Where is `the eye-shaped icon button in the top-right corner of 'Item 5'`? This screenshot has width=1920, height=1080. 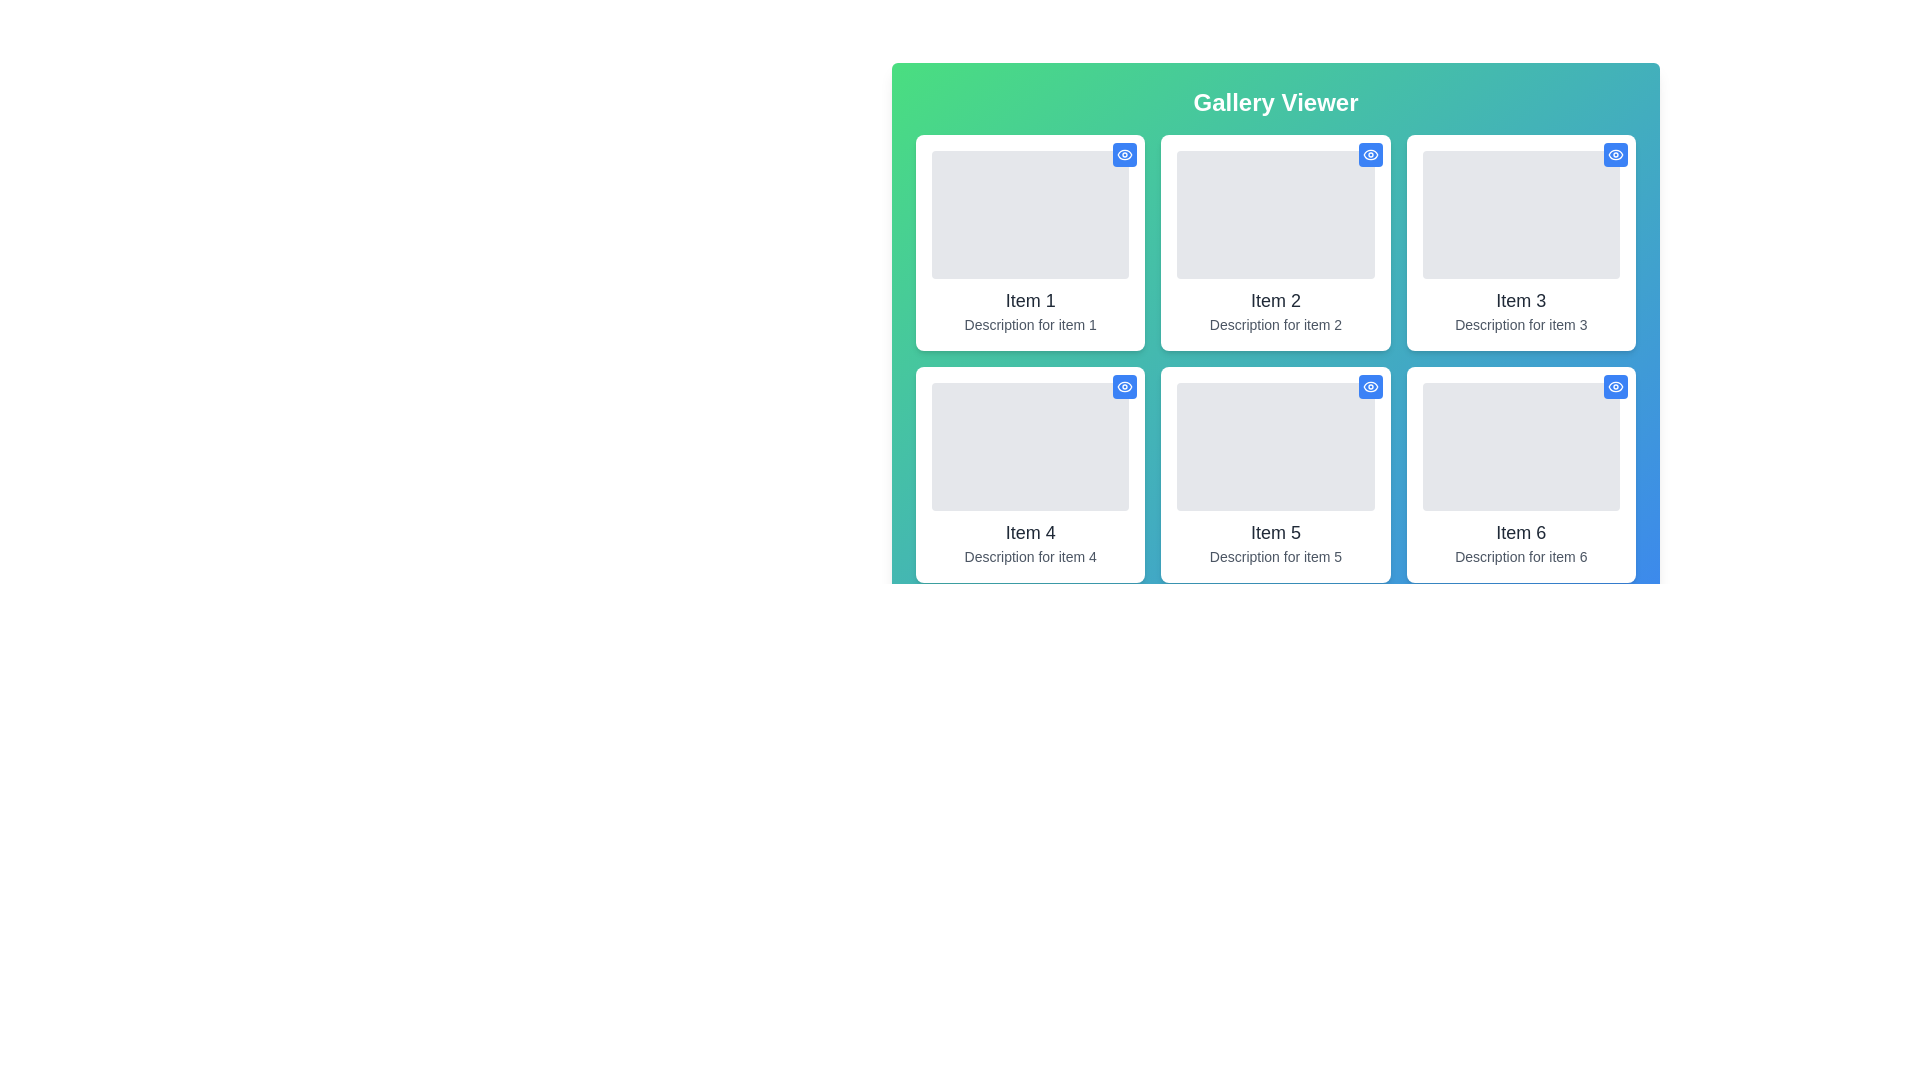
the eye-shaped icon button in the top-right corner of 'Item 5' is located at coordinates (1369, 386).